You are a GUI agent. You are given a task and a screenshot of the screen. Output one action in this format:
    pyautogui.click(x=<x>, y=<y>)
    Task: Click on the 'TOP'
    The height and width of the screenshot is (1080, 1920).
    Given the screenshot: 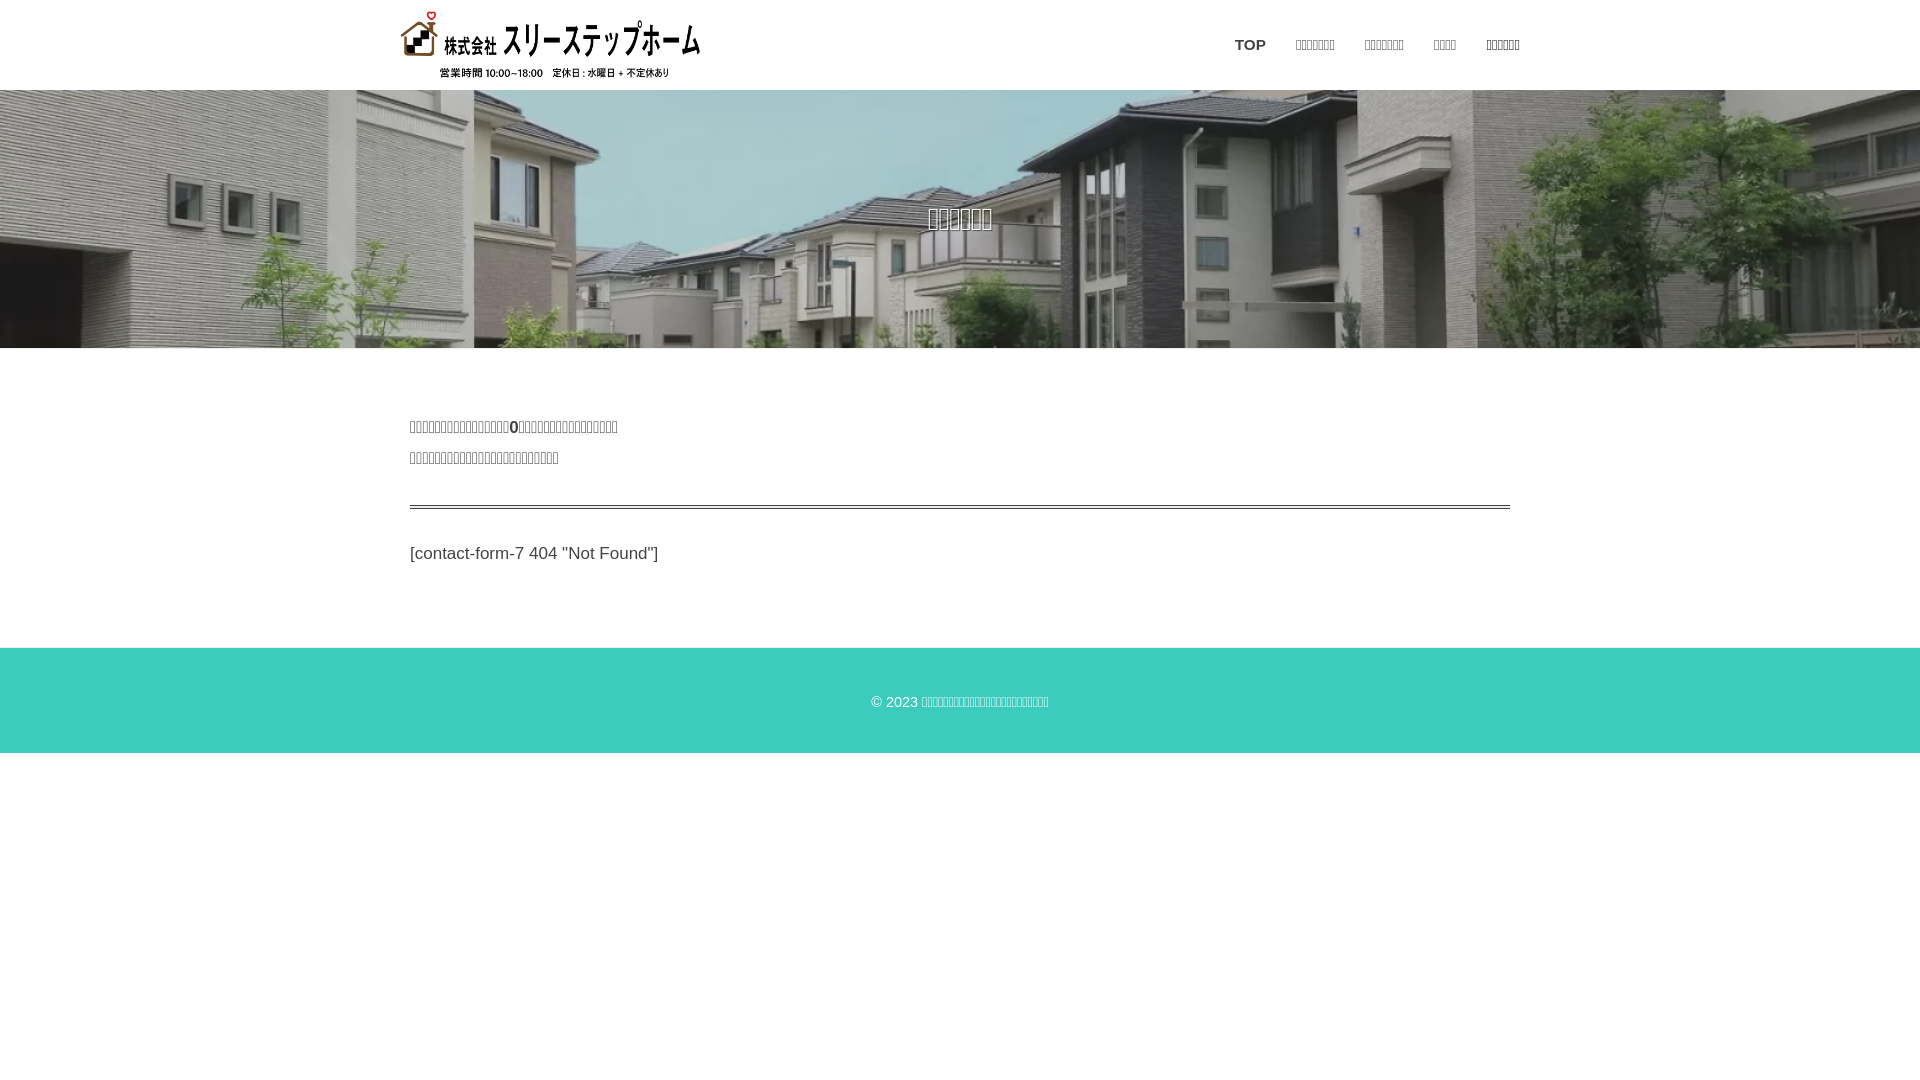 What is the action you would take?
    pyautogui.click(x=1233, y=45)
    